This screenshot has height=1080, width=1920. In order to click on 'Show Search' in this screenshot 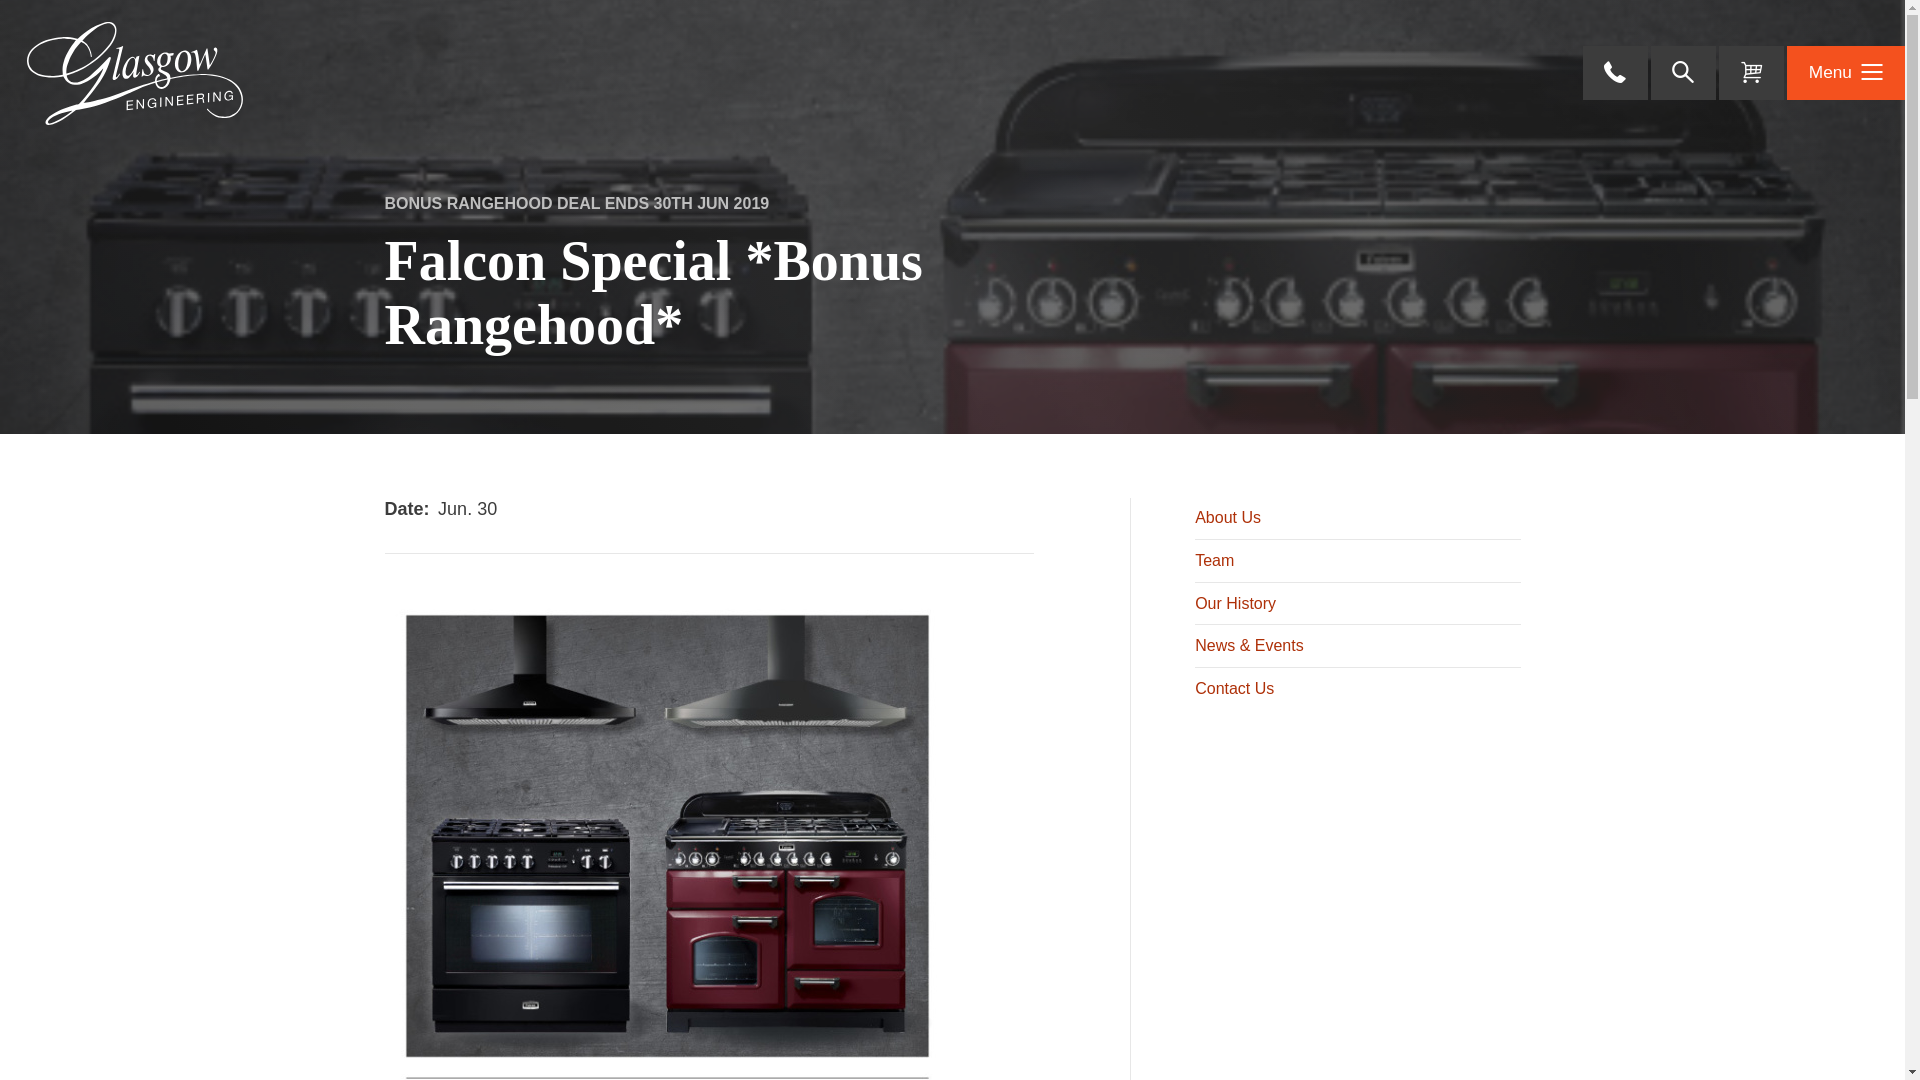, I will do `click(1682, 72)`.